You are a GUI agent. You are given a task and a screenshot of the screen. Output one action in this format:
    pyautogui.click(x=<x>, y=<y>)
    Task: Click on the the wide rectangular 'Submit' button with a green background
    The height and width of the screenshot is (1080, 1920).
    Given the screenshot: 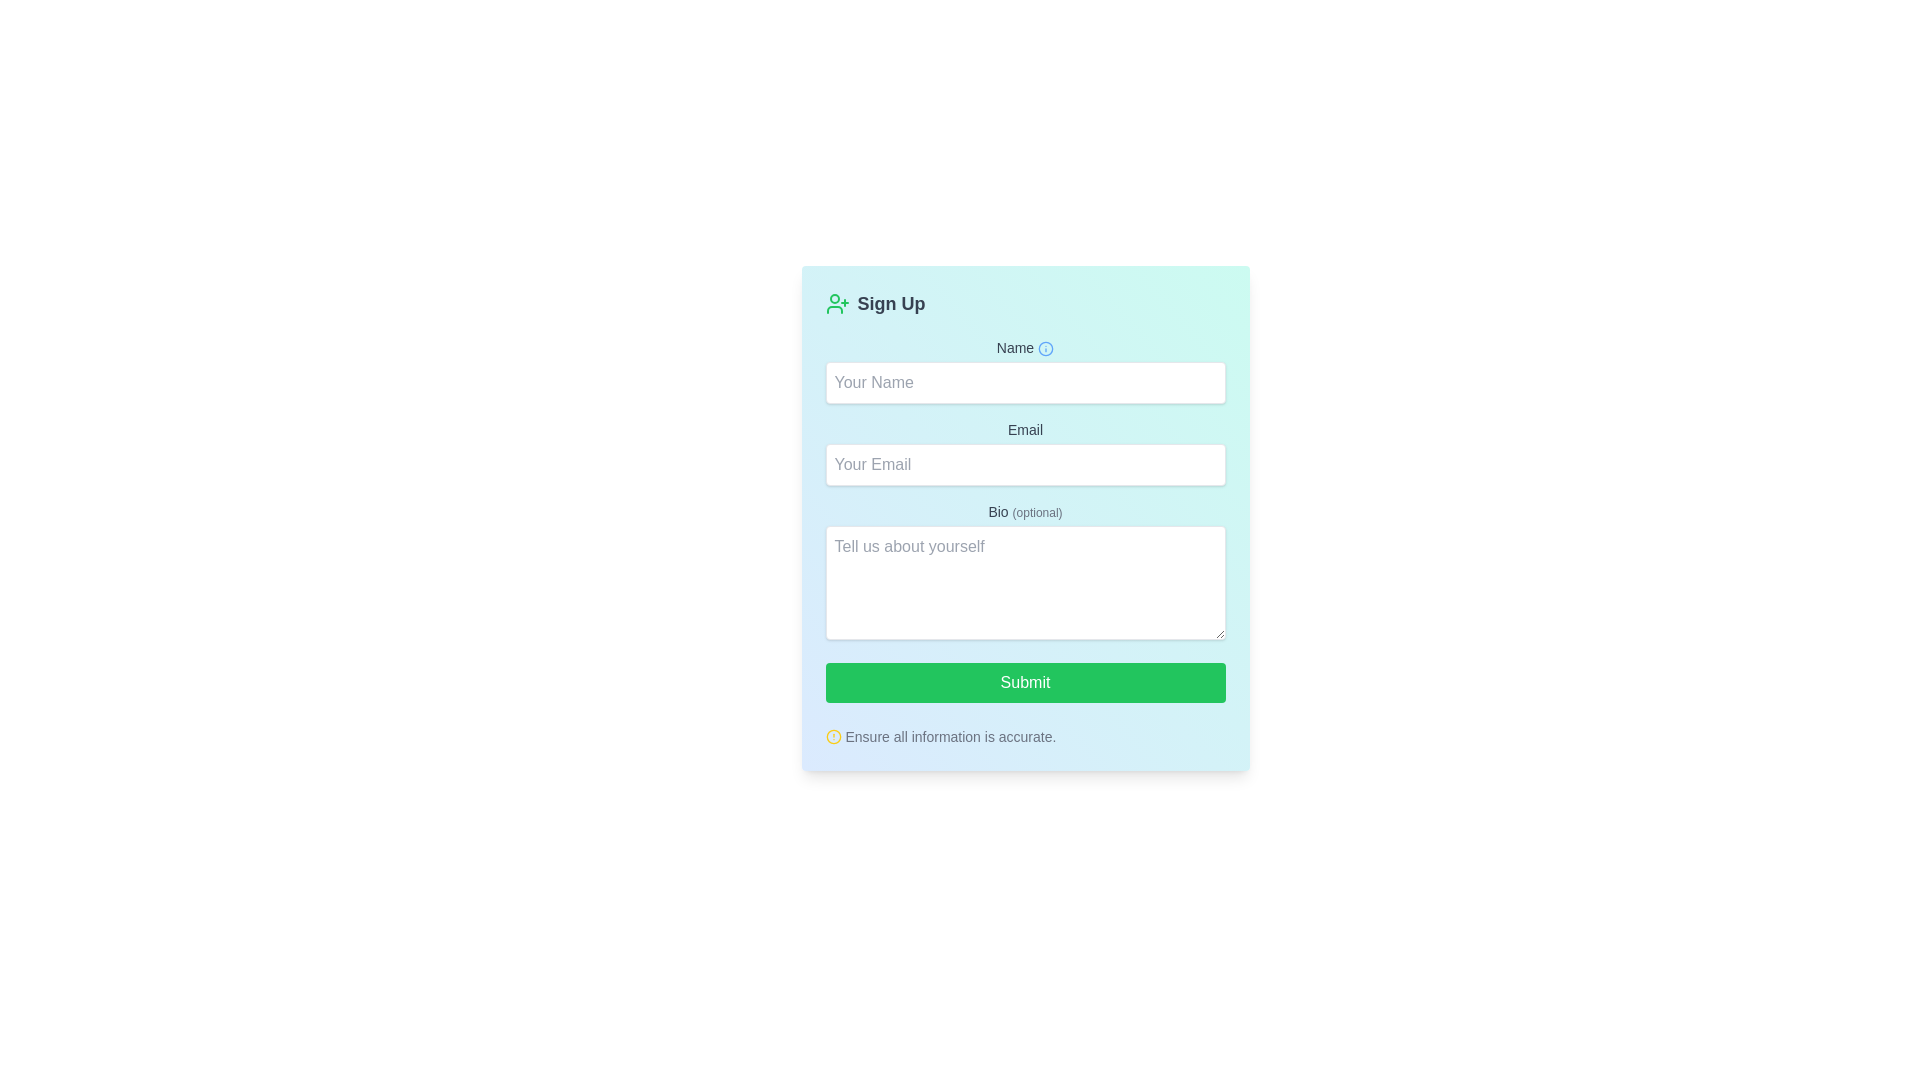 What is the action you would take?
    pyautogui.click(x=1025, y=681)
    